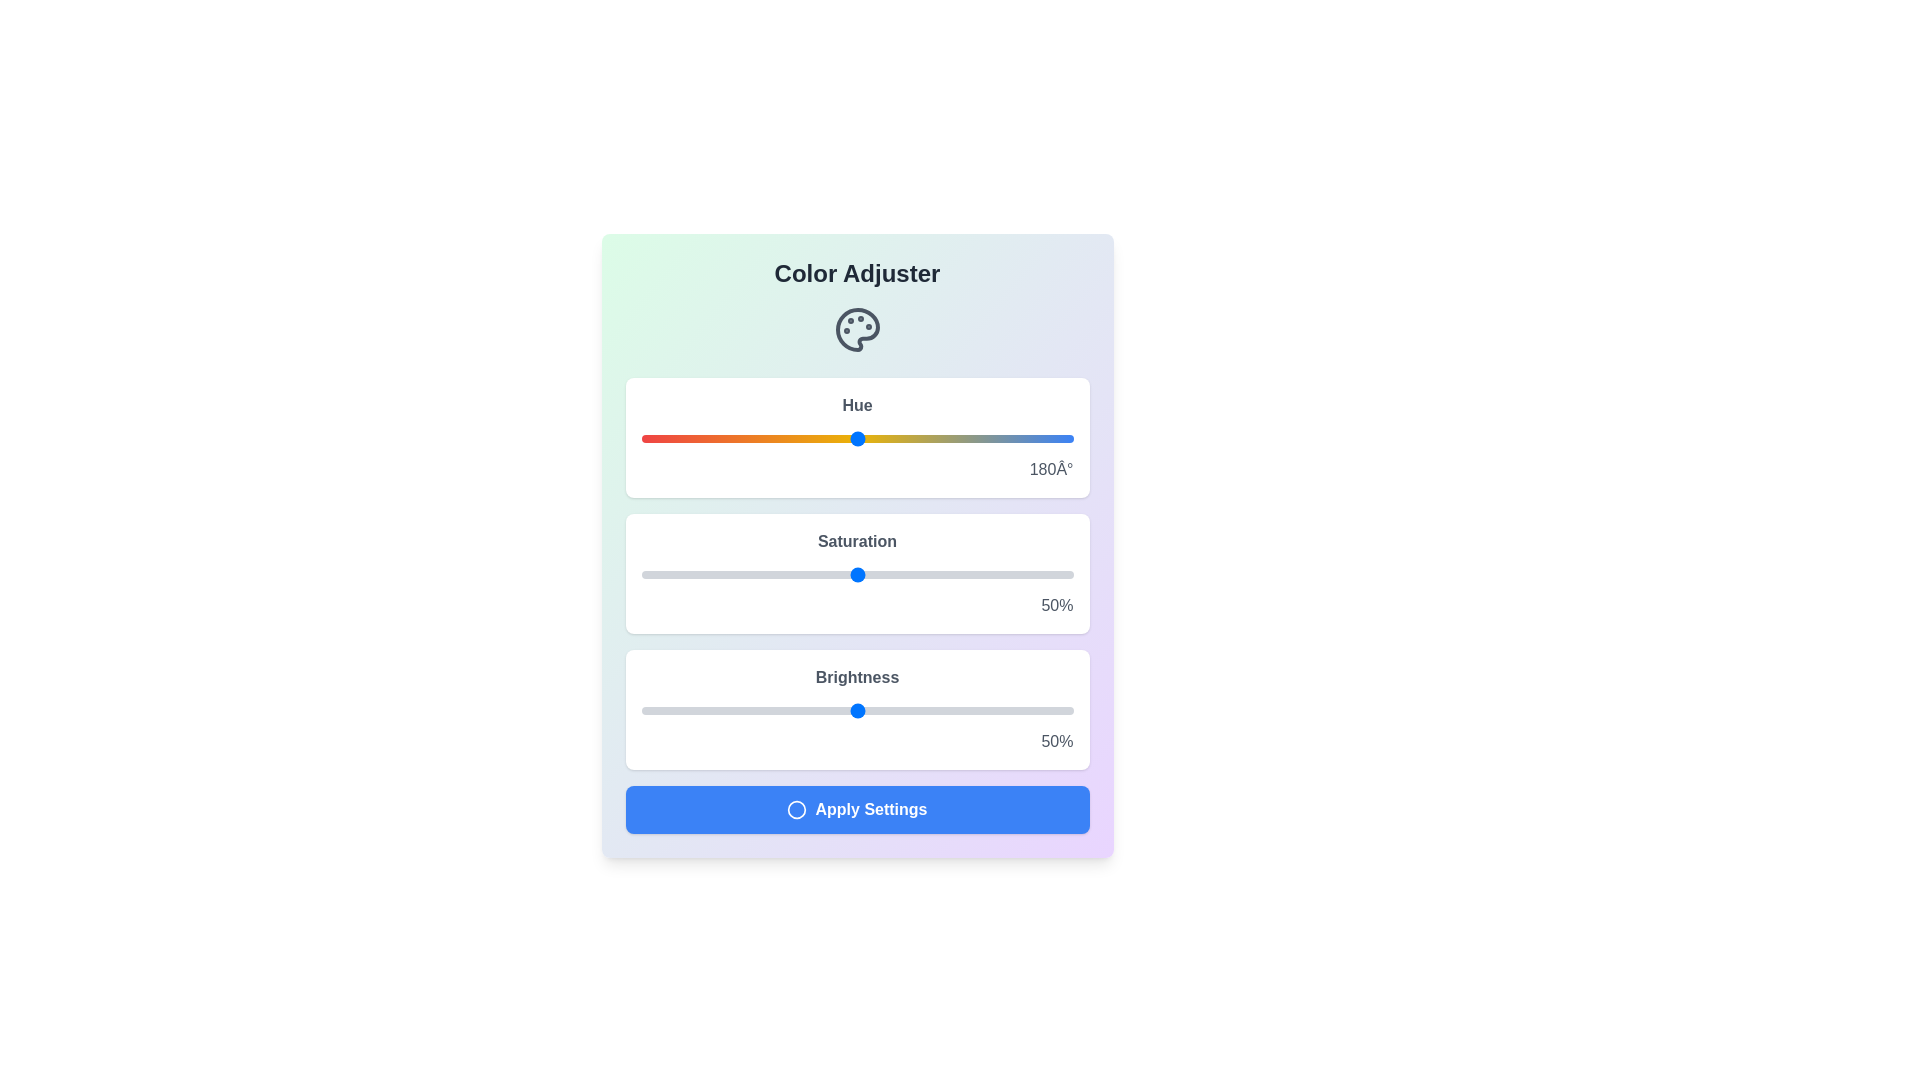 The height and width of the screenshot is (1080, 1920). I want to click on the brightness slider to 4% by dragging the slider to the corresponding position, so click(658, 709).